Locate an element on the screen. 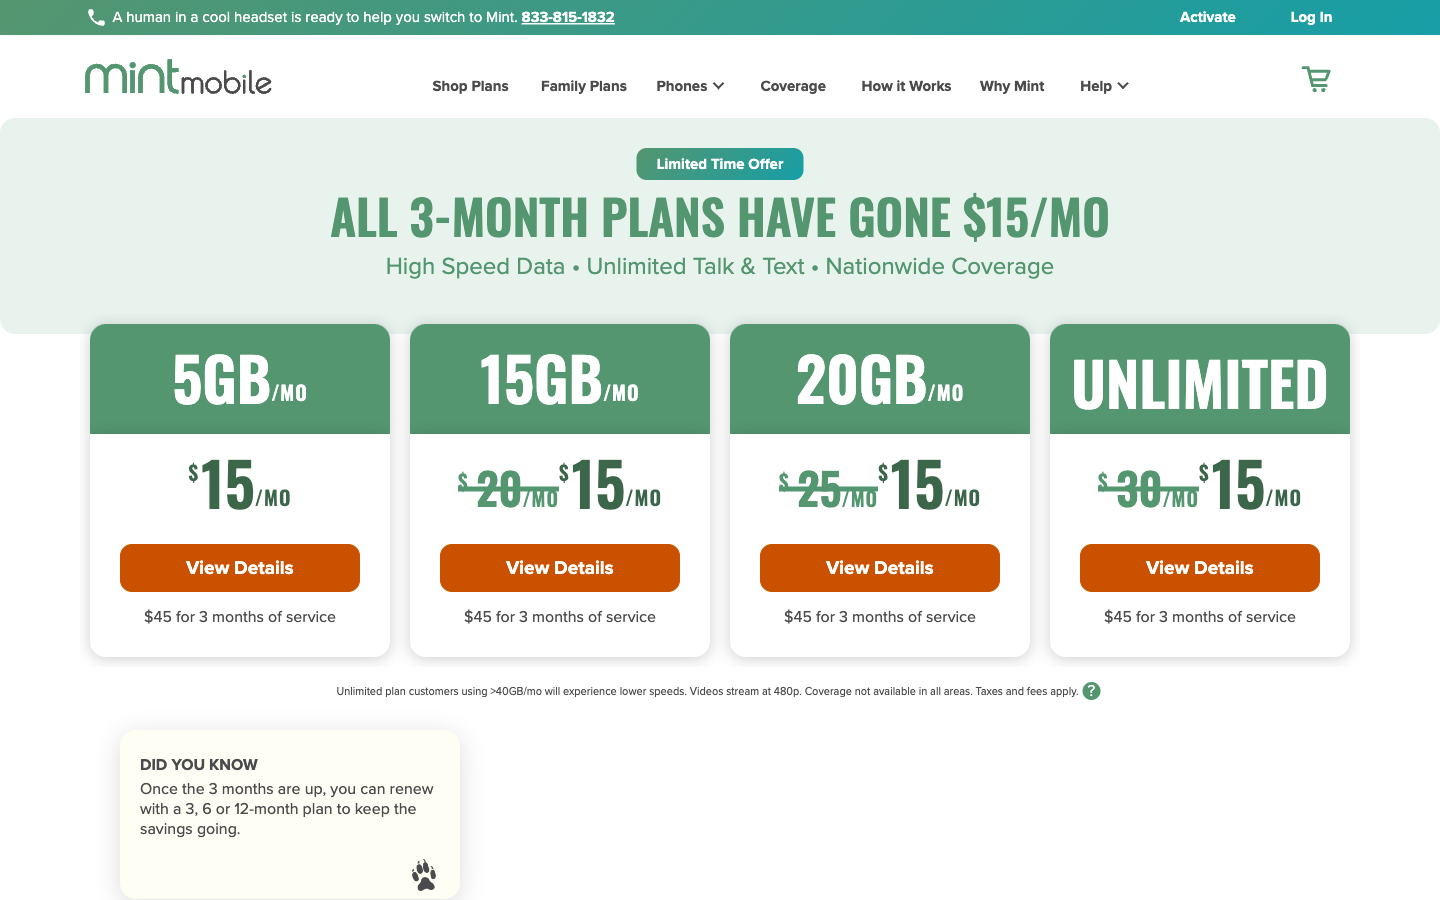 Image resolution: width=1440 pixels, height=900 pixels. Extract more data on 20GB Plan is located at coordinates (878, 567).